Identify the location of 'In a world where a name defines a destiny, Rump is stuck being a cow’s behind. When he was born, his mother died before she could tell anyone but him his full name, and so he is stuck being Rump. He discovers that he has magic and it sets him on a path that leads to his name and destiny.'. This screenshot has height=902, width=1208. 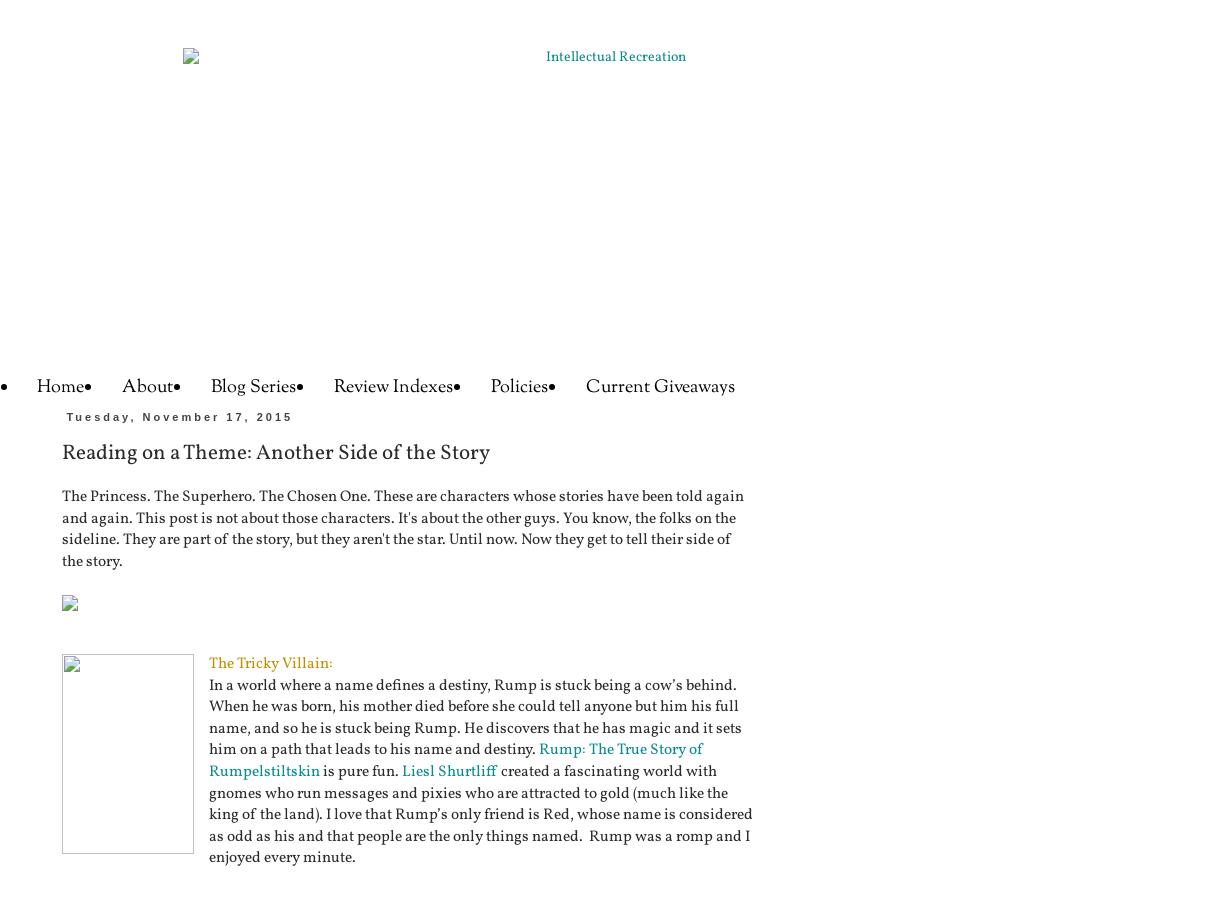
(475, 717).